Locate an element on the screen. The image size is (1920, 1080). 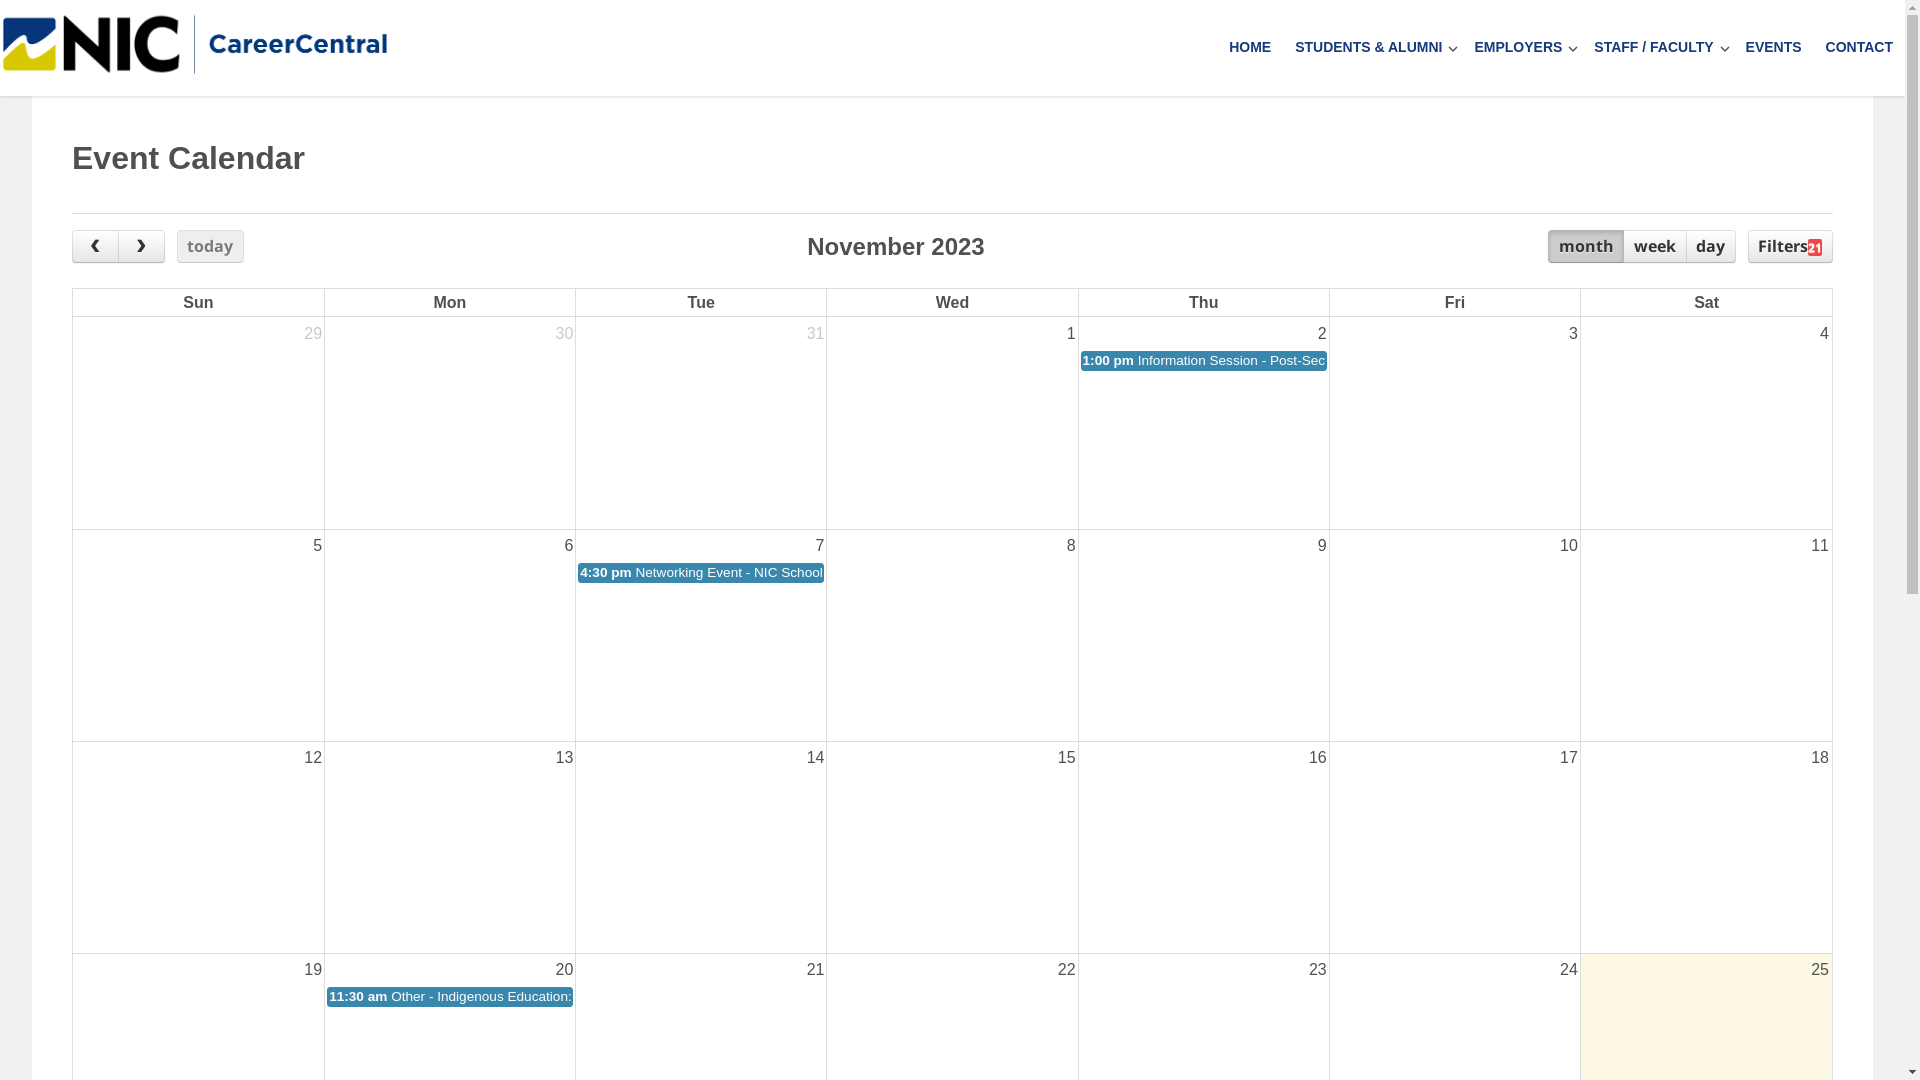
'Filters21' is located at coordinates (1746, 245).